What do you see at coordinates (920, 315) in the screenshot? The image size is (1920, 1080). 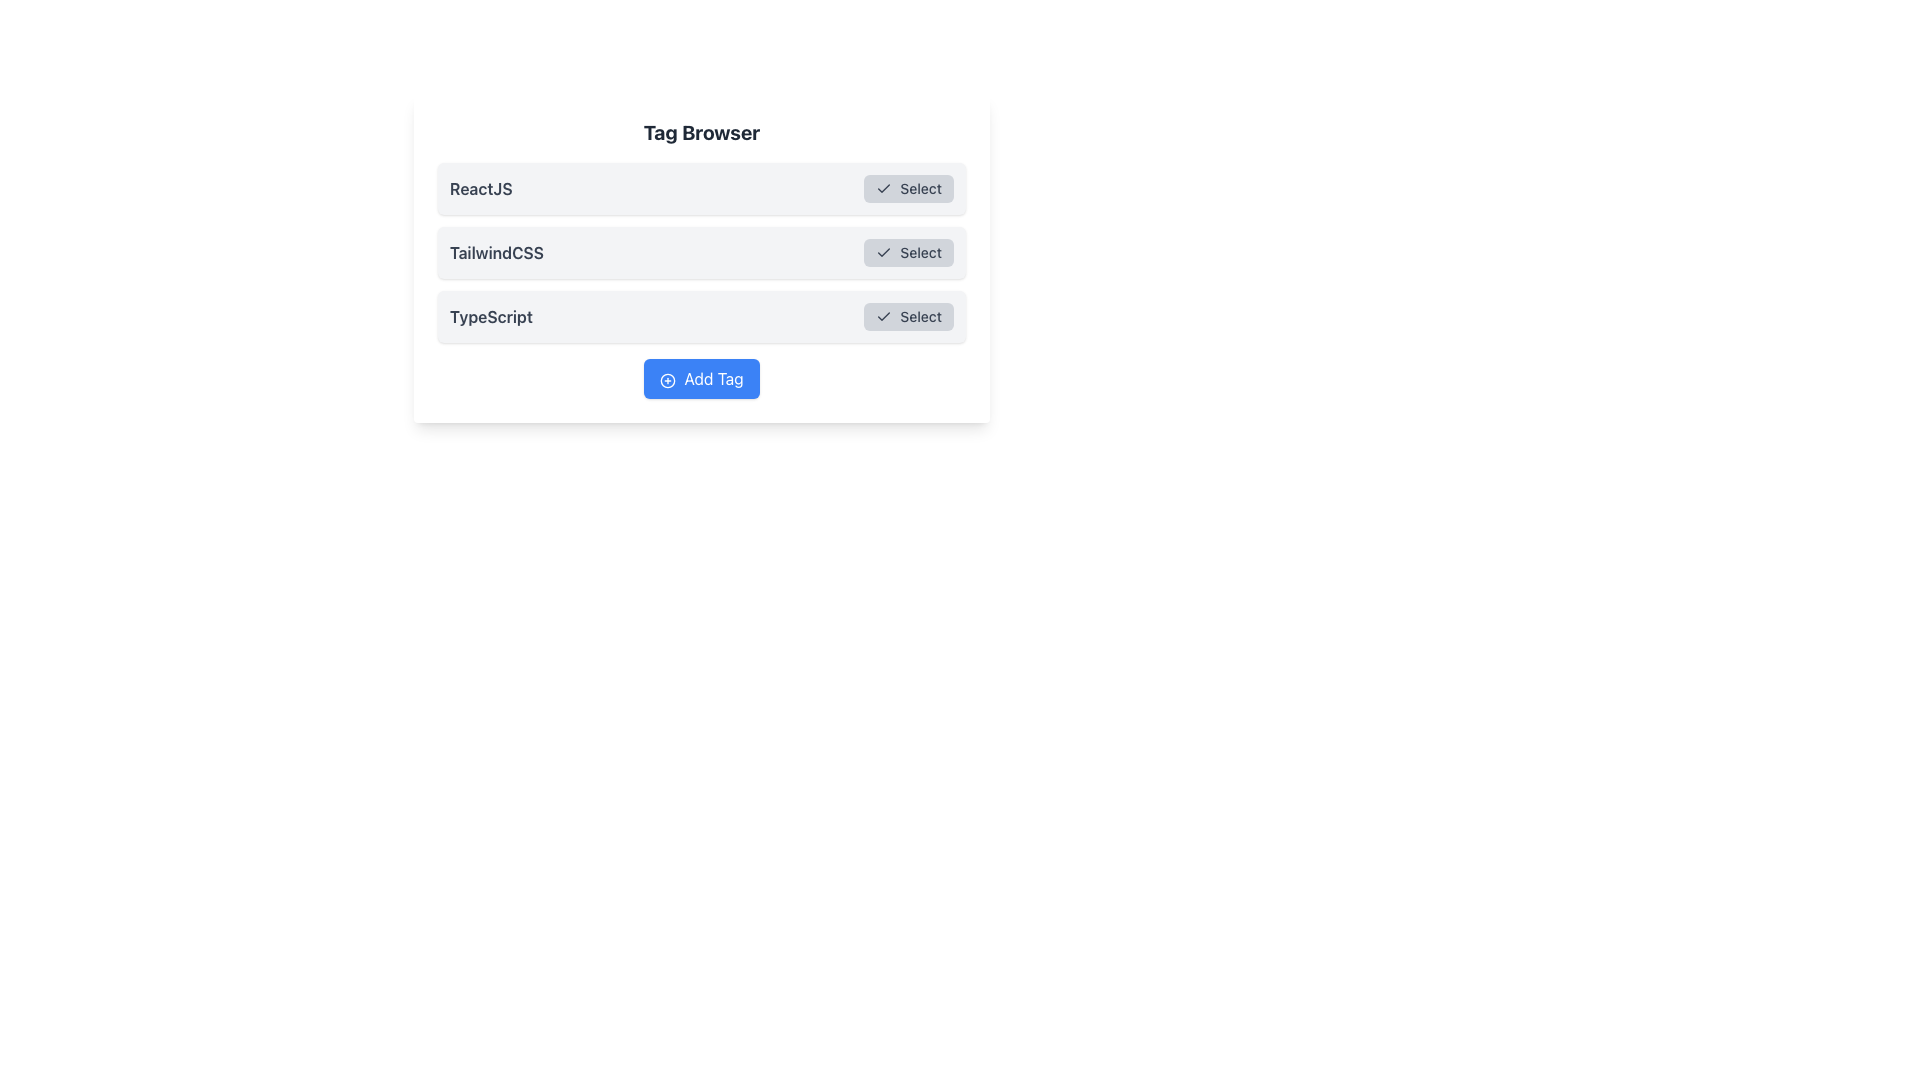 I see `the 'Select' button, which is a text label within a button component styled with rounded corners and a light gray background, positioned as the third button in a vertical list` at bounding box center [920, 315].